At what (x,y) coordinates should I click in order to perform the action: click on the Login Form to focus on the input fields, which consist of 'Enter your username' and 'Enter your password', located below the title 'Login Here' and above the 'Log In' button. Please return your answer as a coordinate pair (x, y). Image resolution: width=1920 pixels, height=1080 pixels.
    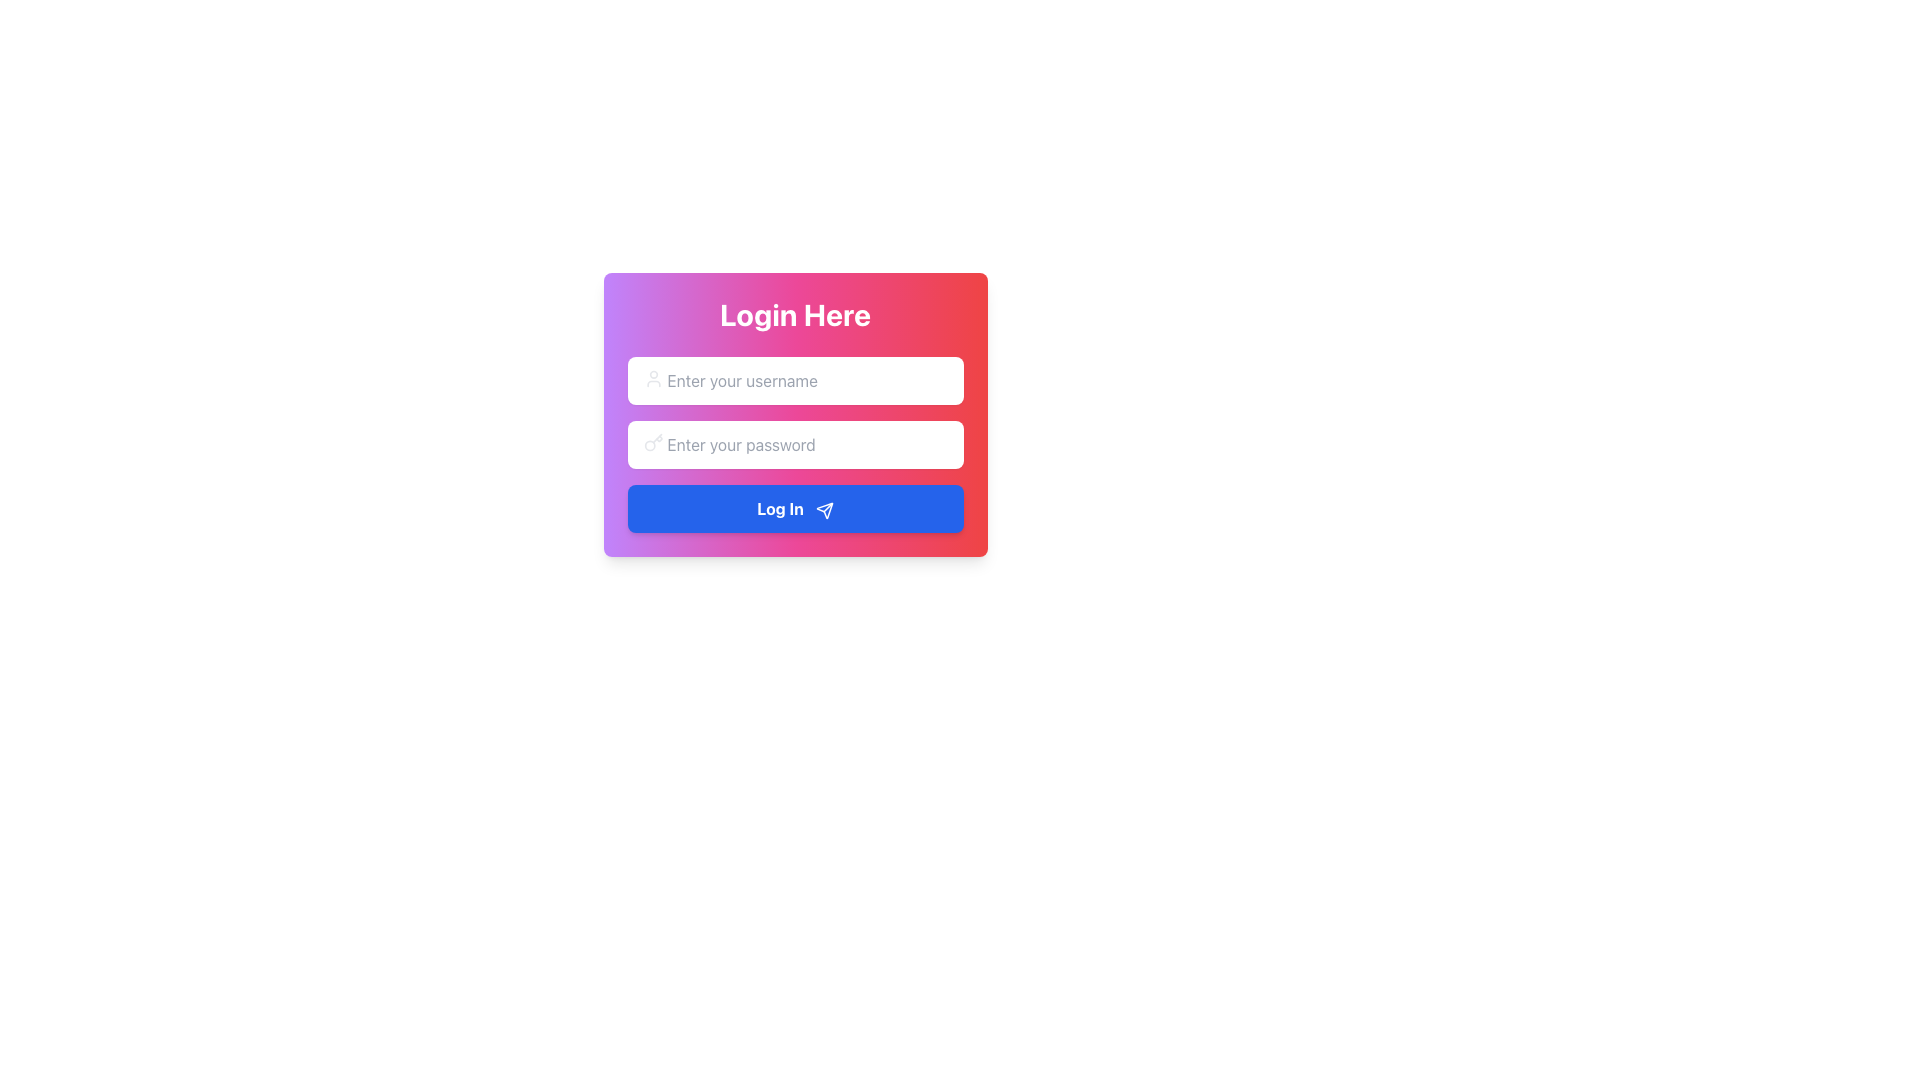
    Looking at the image, I should click on (794, 443).